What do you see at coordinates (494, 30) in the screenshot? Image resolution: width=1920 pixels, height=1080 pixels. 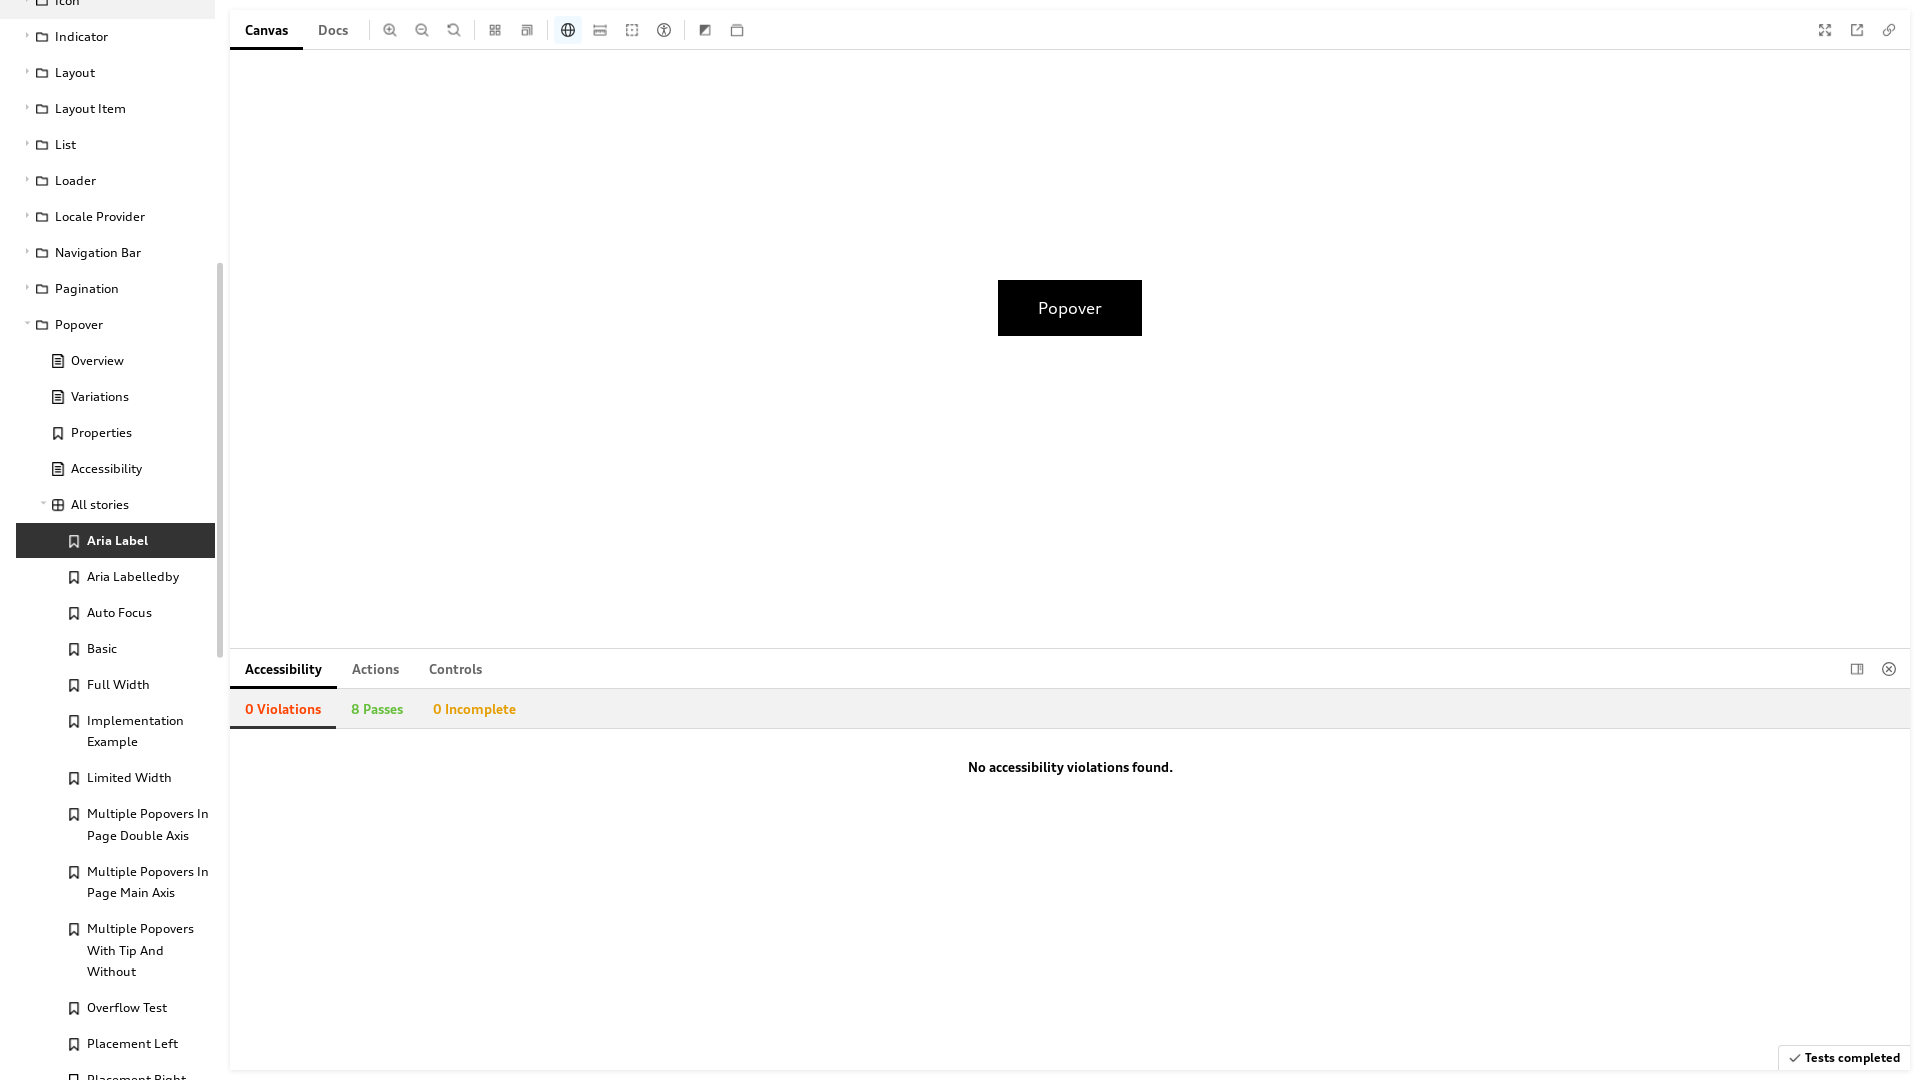 I see `'Apply a grid to the preview'` at bounding box center [494, 30].